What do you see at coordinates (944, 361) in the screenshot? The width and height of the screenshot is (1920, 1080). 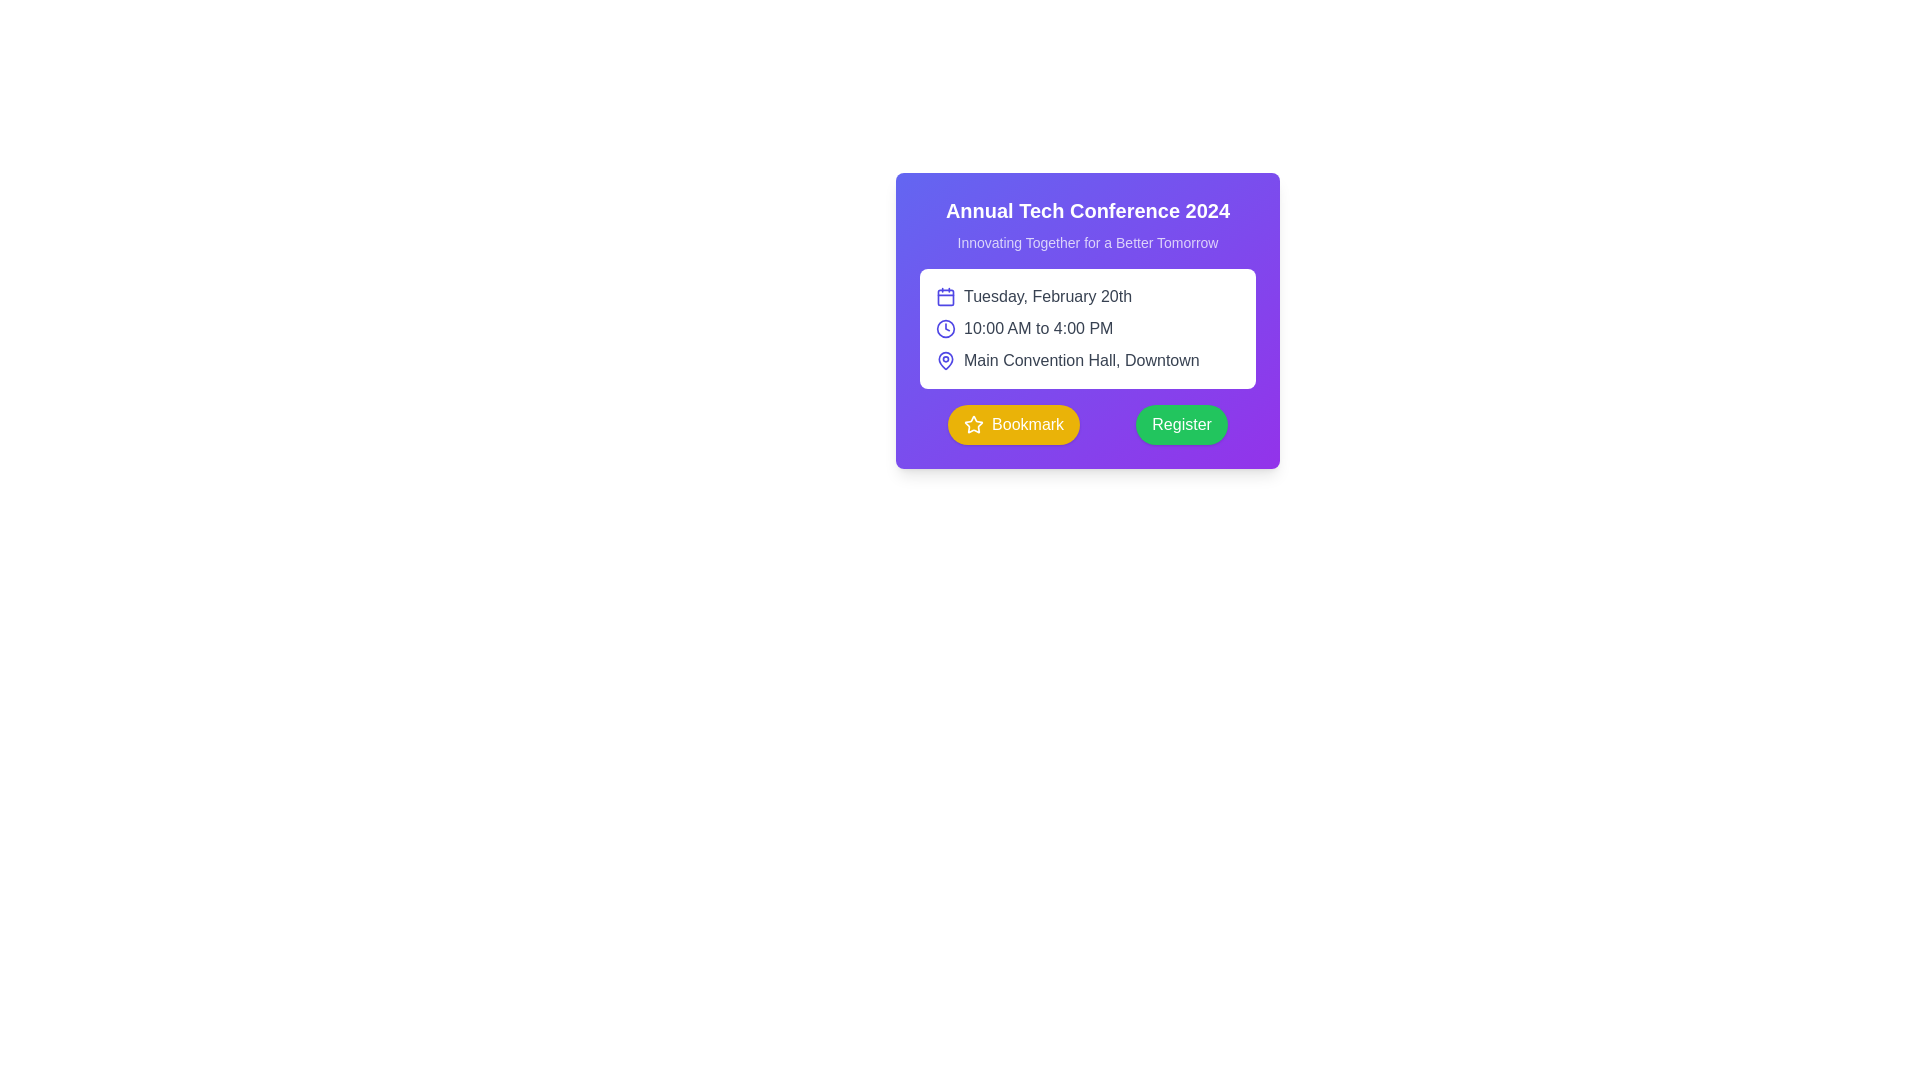 I see `the map pin icon representing the location 'Main Convention Hall, Downtown' which is positioned to the left of the event details text` at bounding box center [944, 361].